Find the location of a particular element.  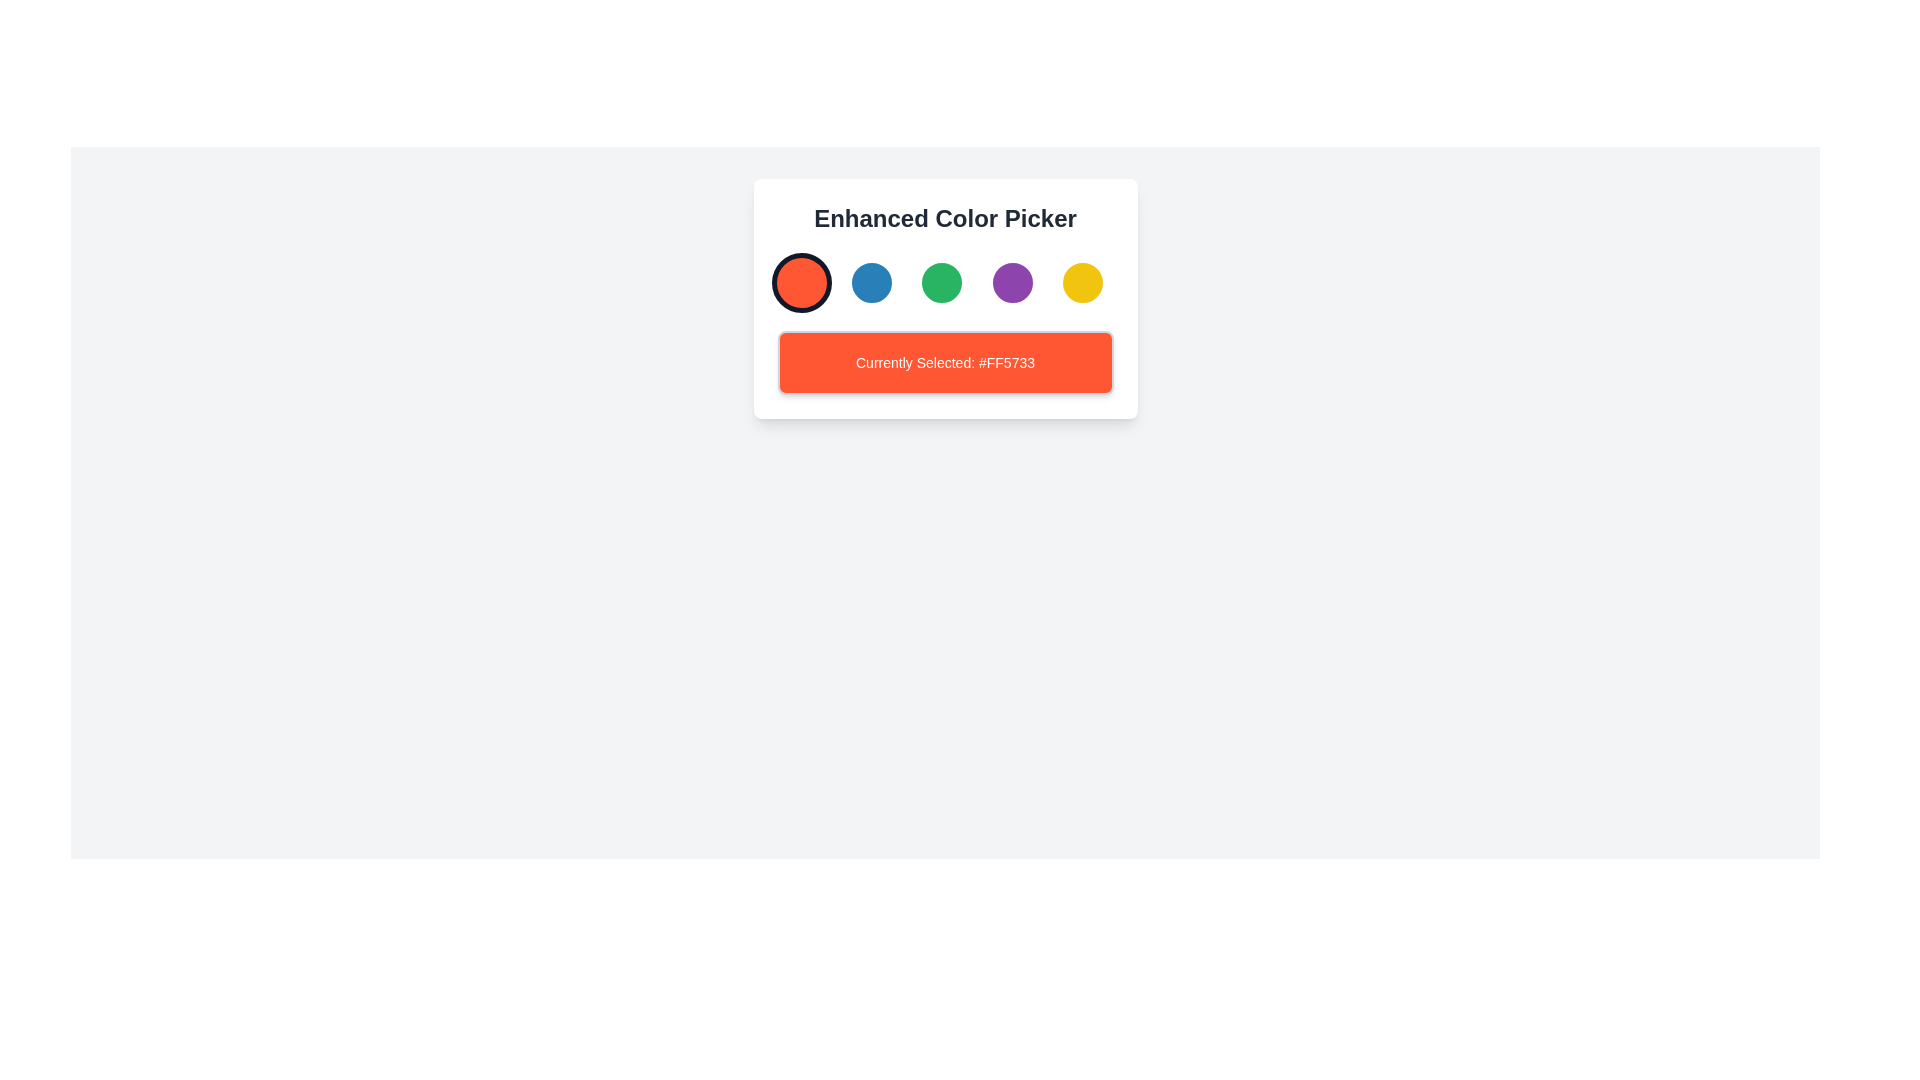

the second circular button from the left with a blue background labeled 'Enhanced Color Picker' is located at coordinates (871, 282).